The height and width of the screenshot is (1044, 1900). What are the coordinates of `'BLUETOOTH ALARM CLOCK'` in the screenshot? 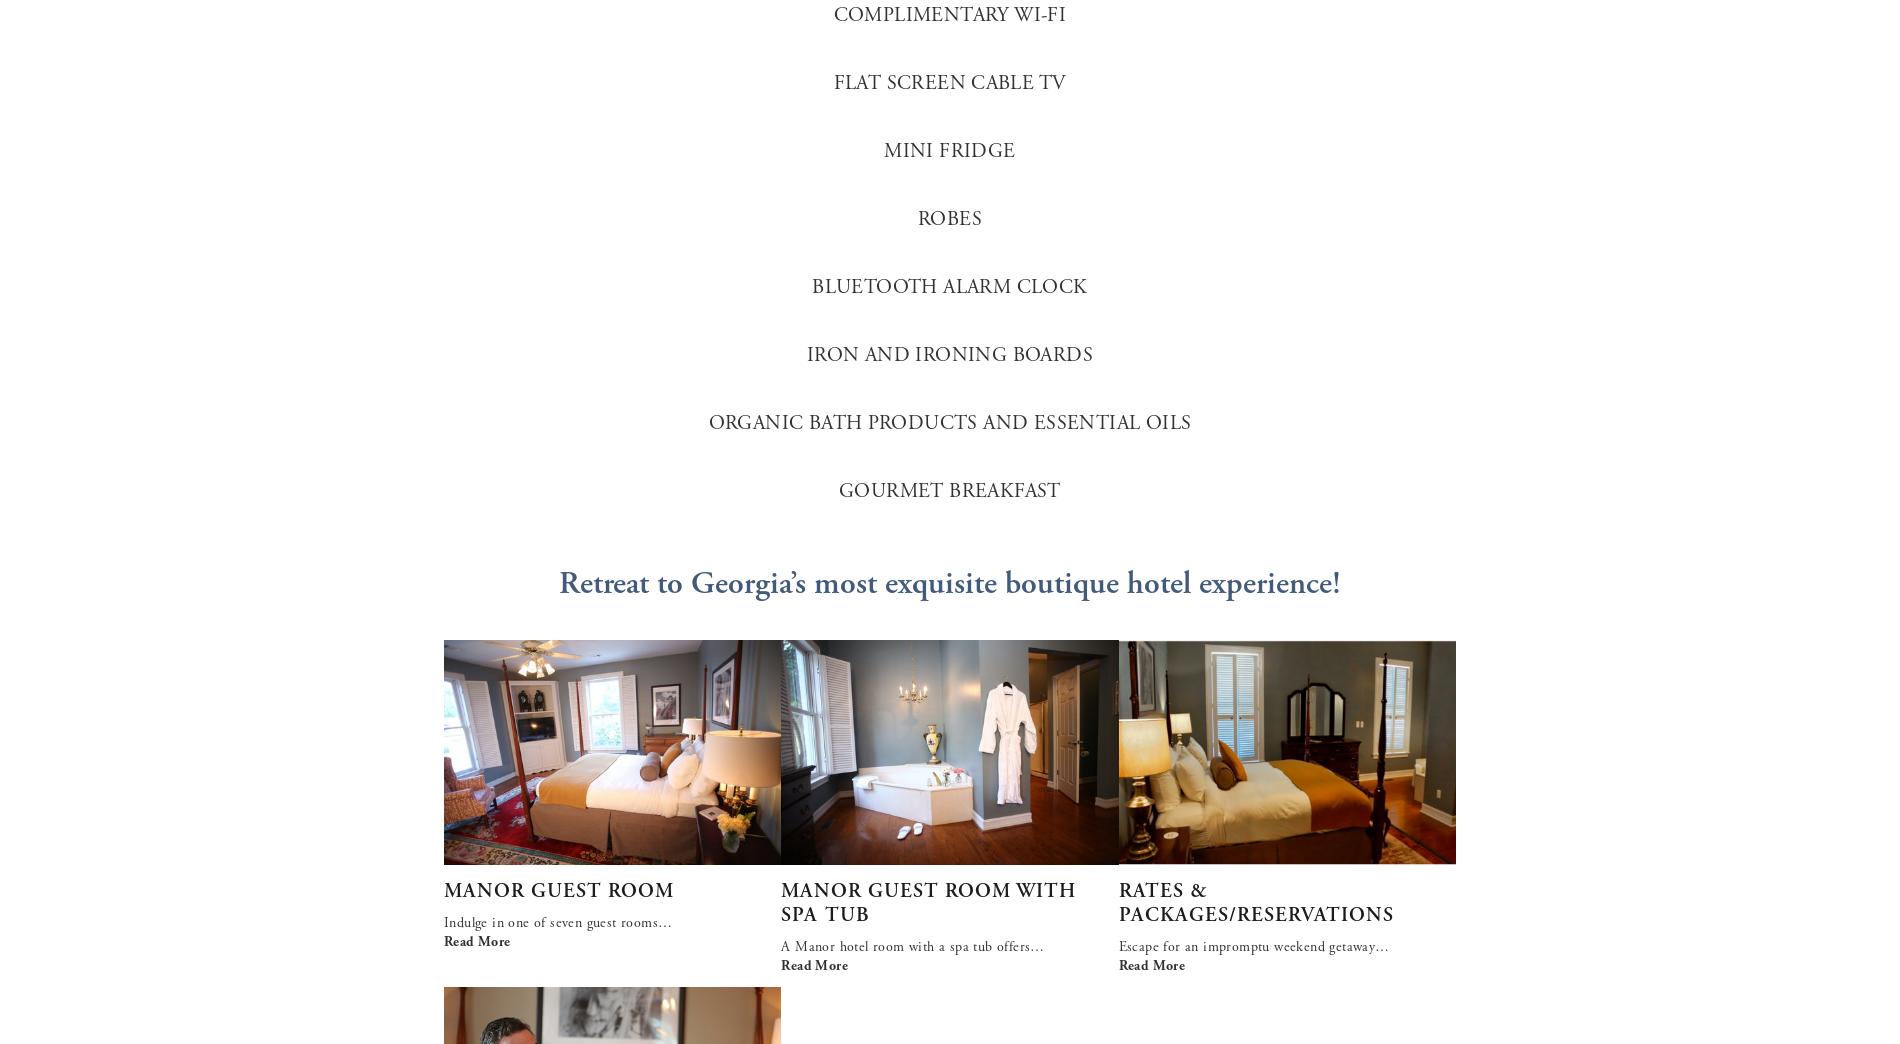 It's located at (948, 286).